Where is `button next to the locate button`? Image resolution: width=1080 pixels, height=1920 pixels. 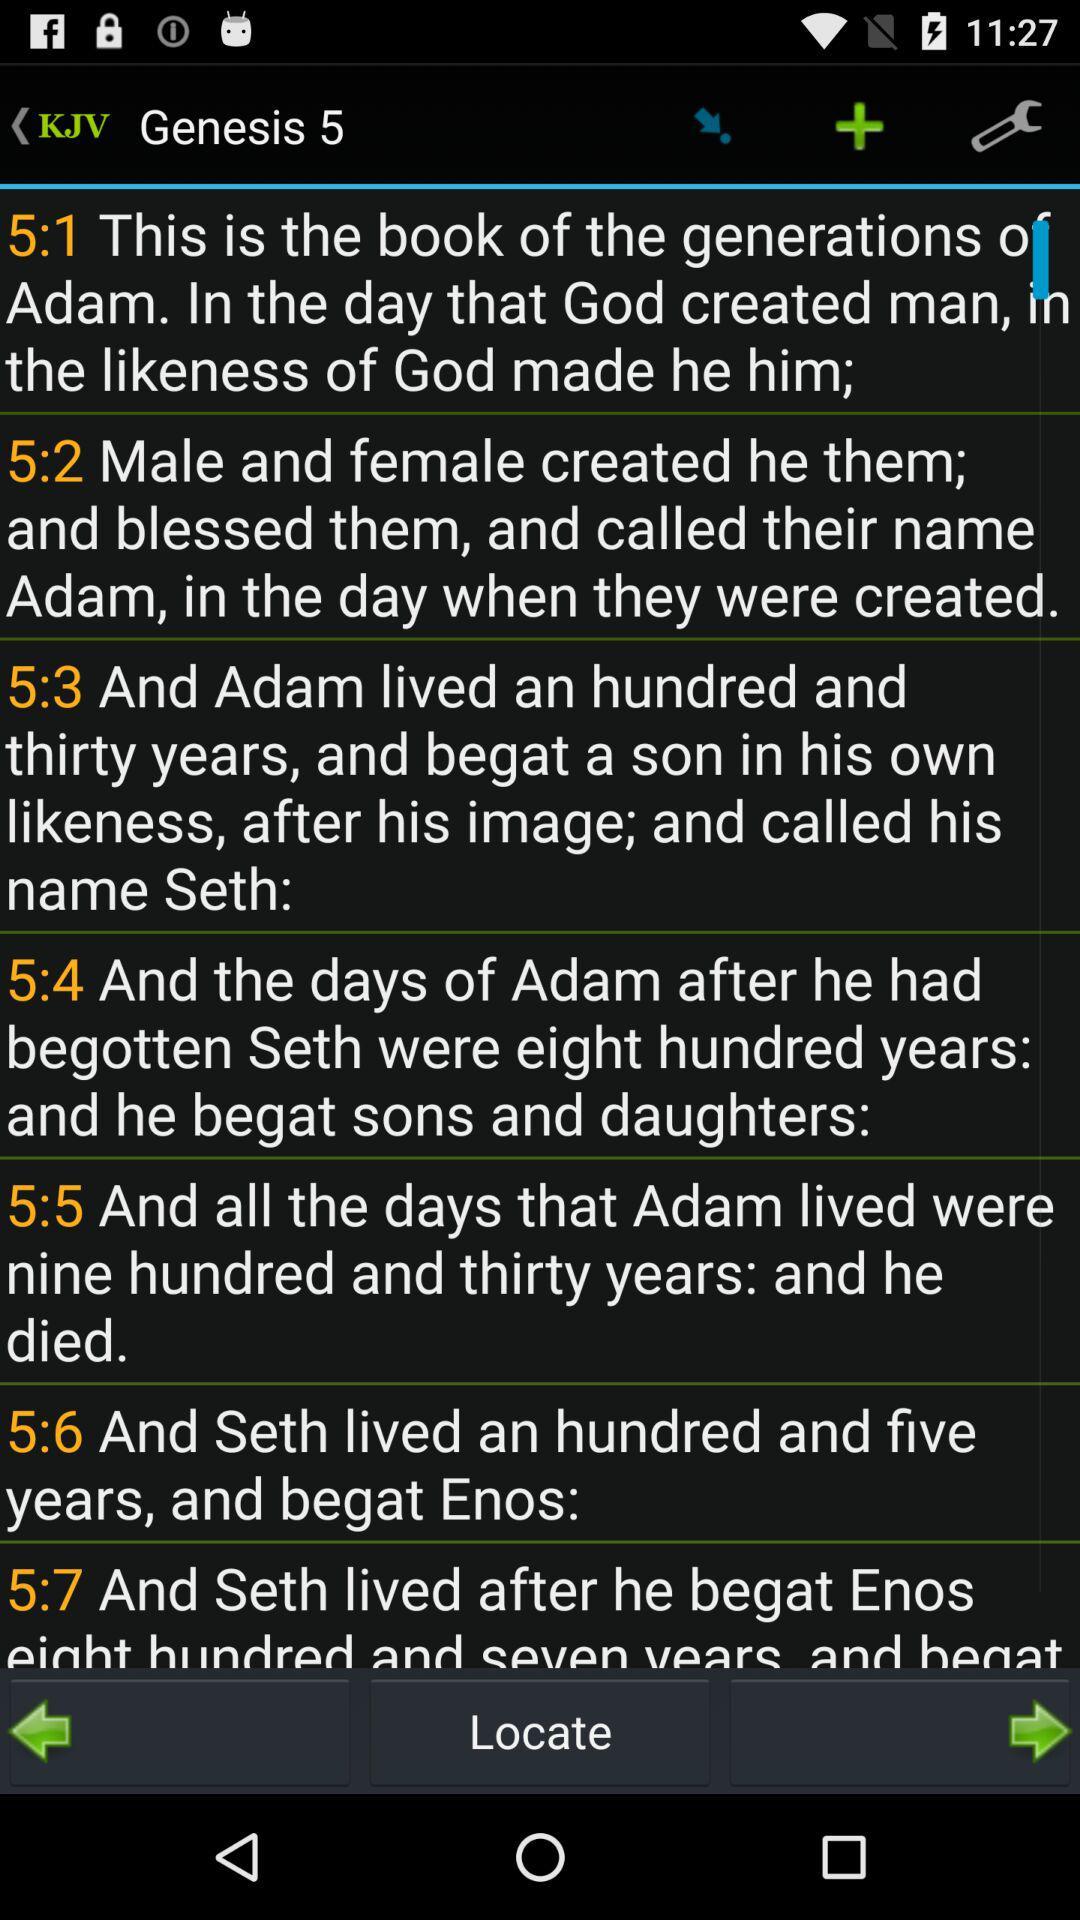
button next to the locate button is located at coordinates (180, 1730).